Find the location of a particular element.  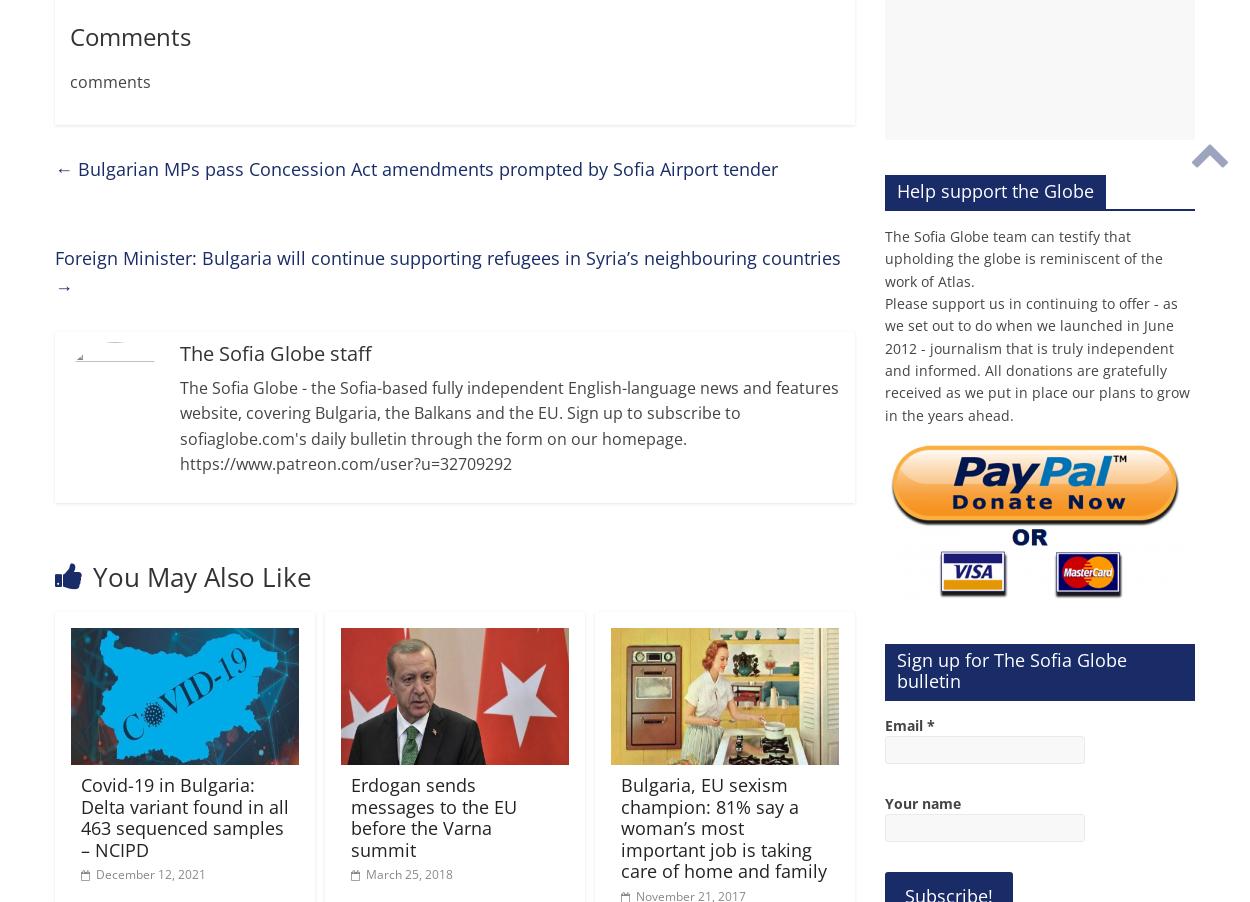

'Email' is located at coordinates (906, 724).